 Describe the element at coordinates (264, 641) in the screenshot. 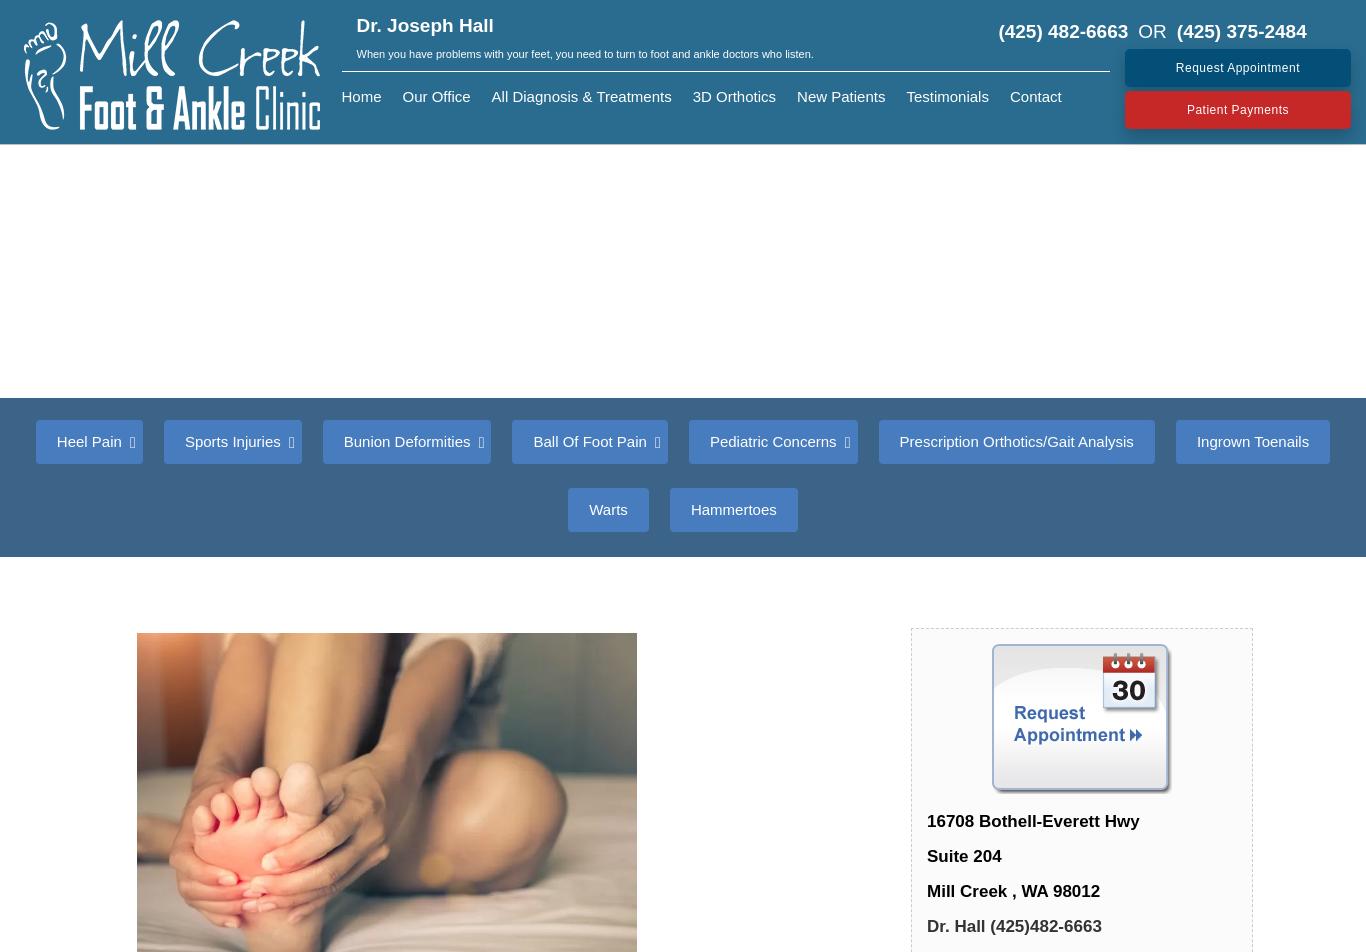

I see `'Shin Splints/Tendonitis'` at that location.